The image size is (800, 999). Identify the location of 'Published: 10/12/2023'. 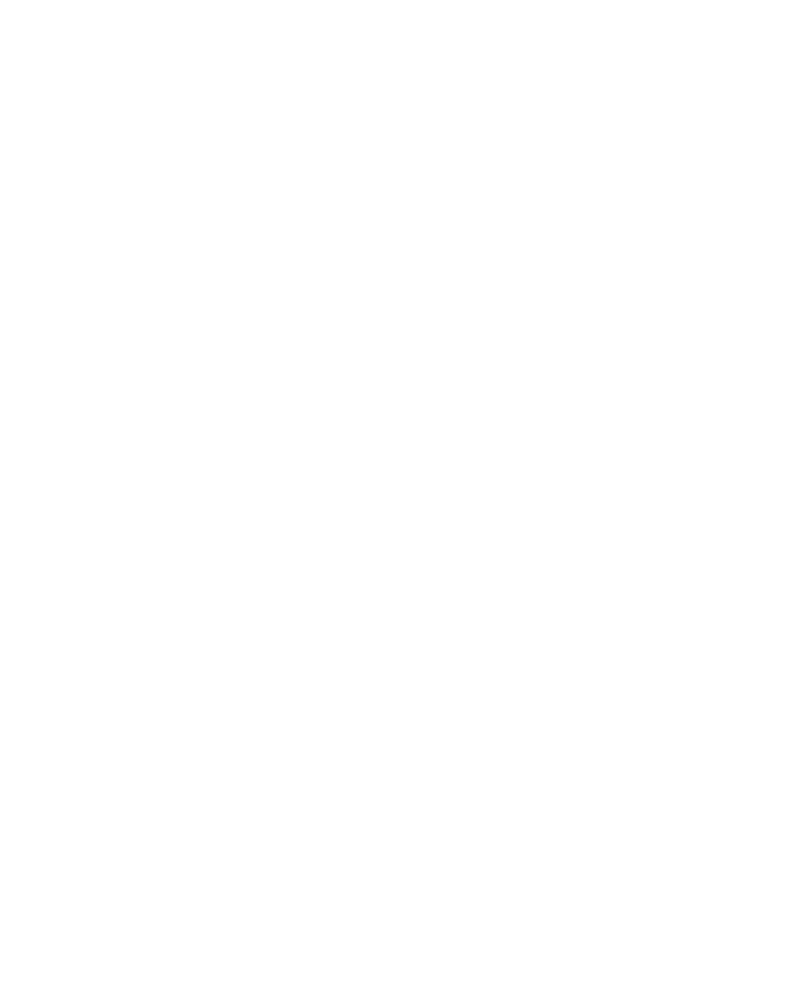
(305, 557).